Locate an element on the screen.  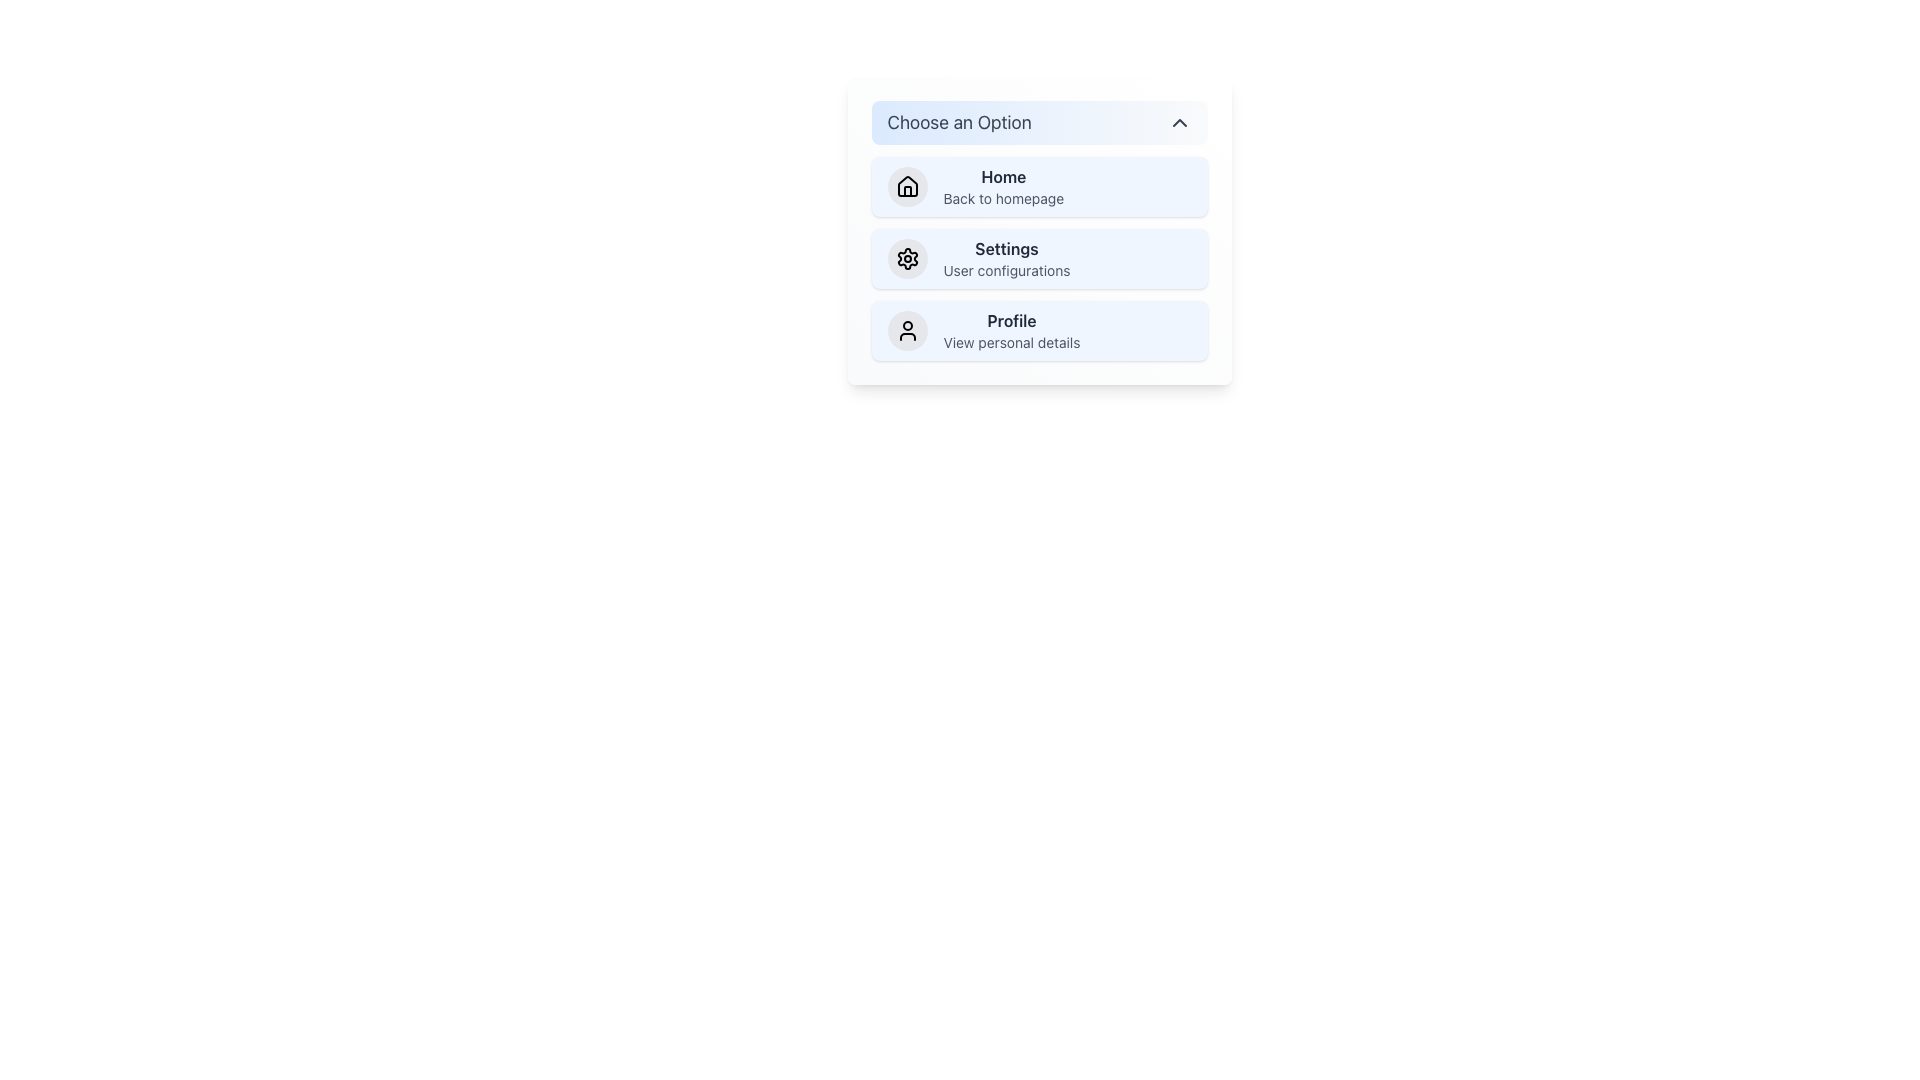
the descriptive text element located below the 'Settings' option in the 'Choose an Option' card is located at coordinates (1007, 270).